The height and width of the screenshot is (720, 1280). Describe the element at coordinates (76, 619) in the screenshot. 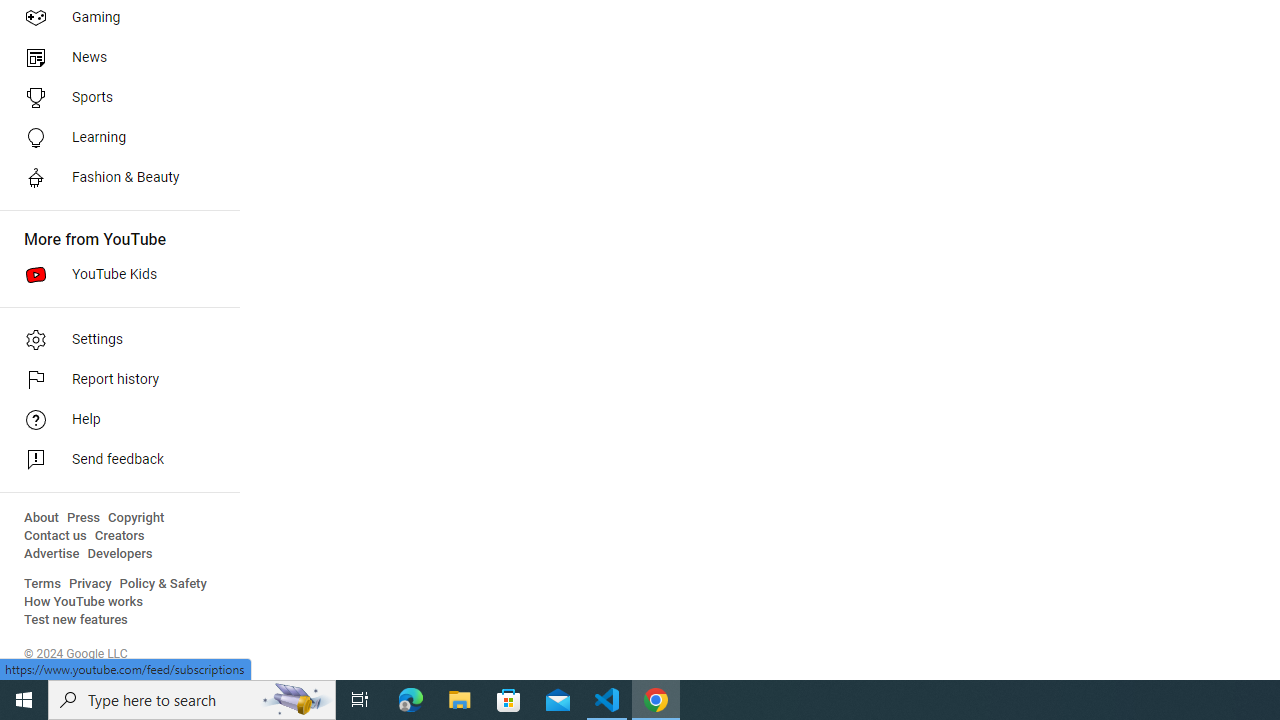

I see `'Test new features'` at that location.